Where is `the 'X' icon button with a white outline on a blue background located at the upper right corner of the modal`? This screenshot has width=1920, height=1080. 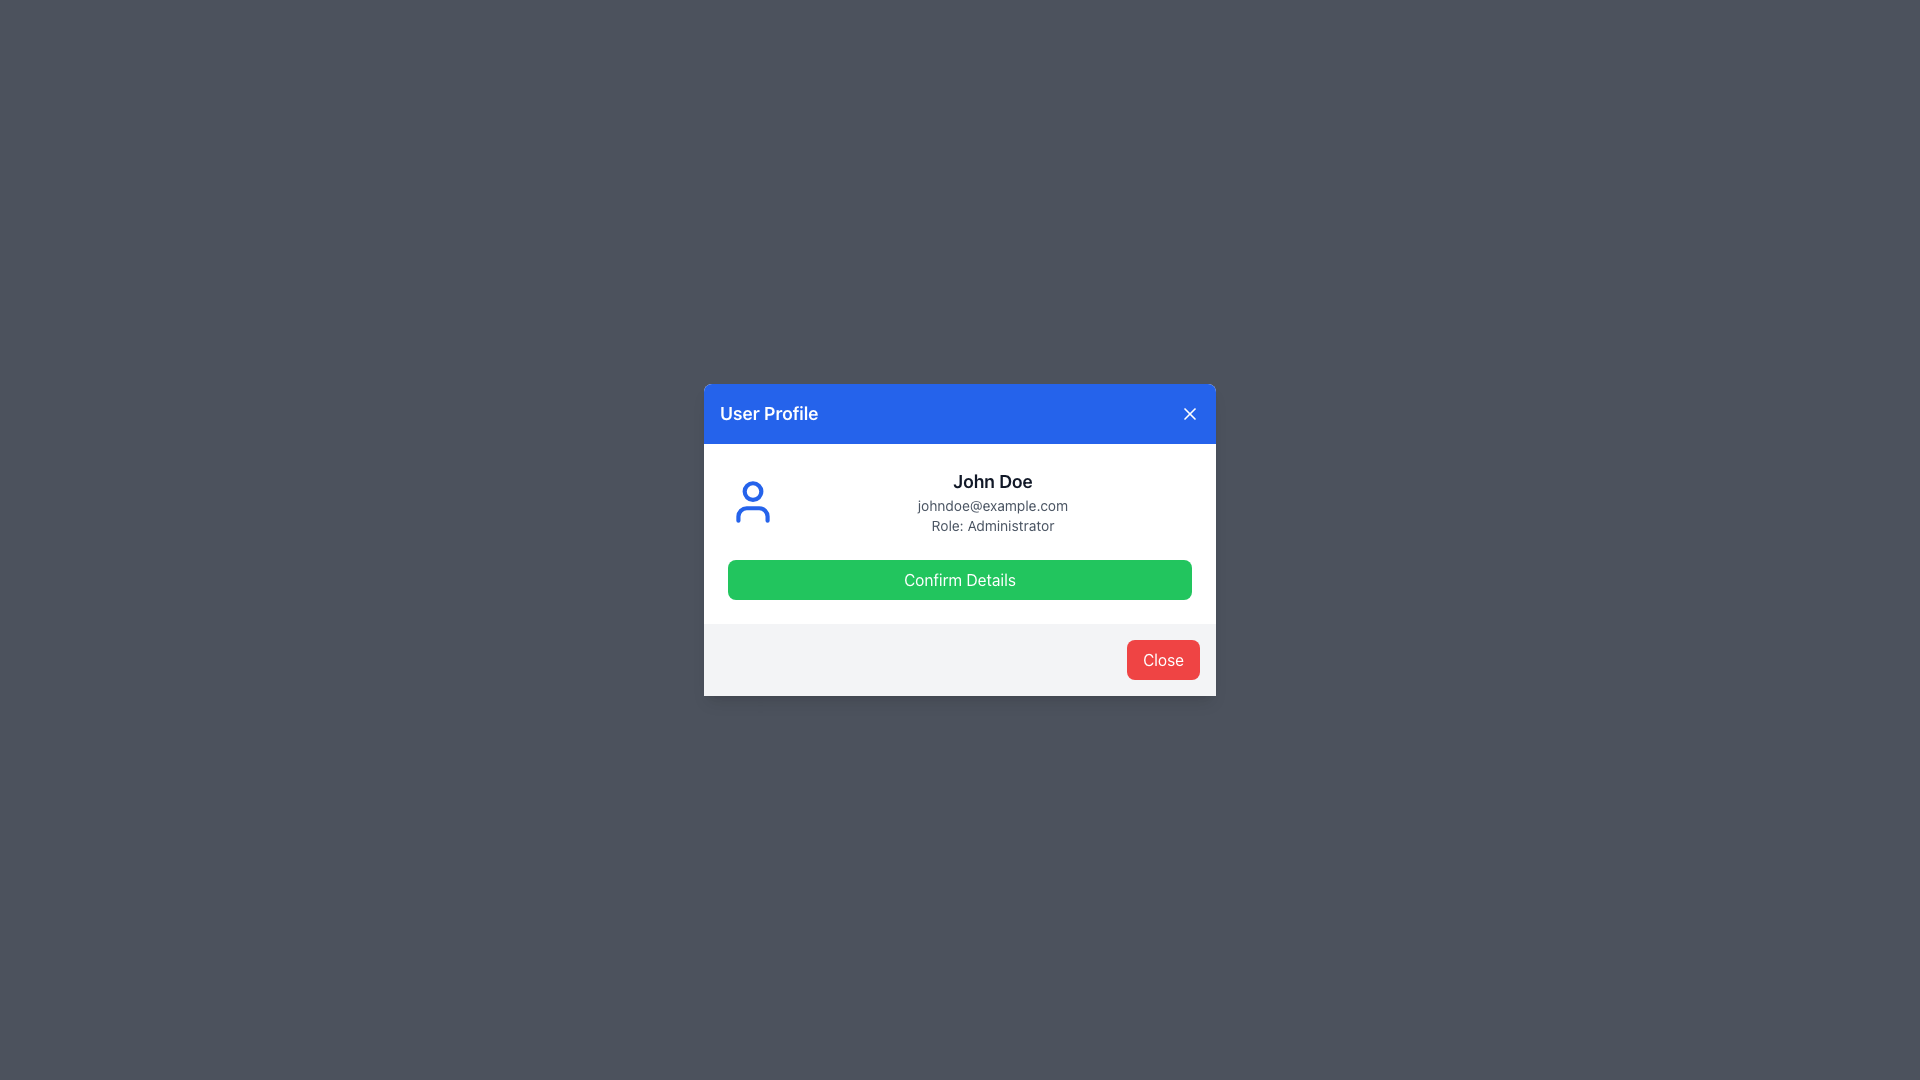 the 'X' icon button with a white outline on a blue background located at the upper right corner of the modal is located at coordinates (1190, 412).